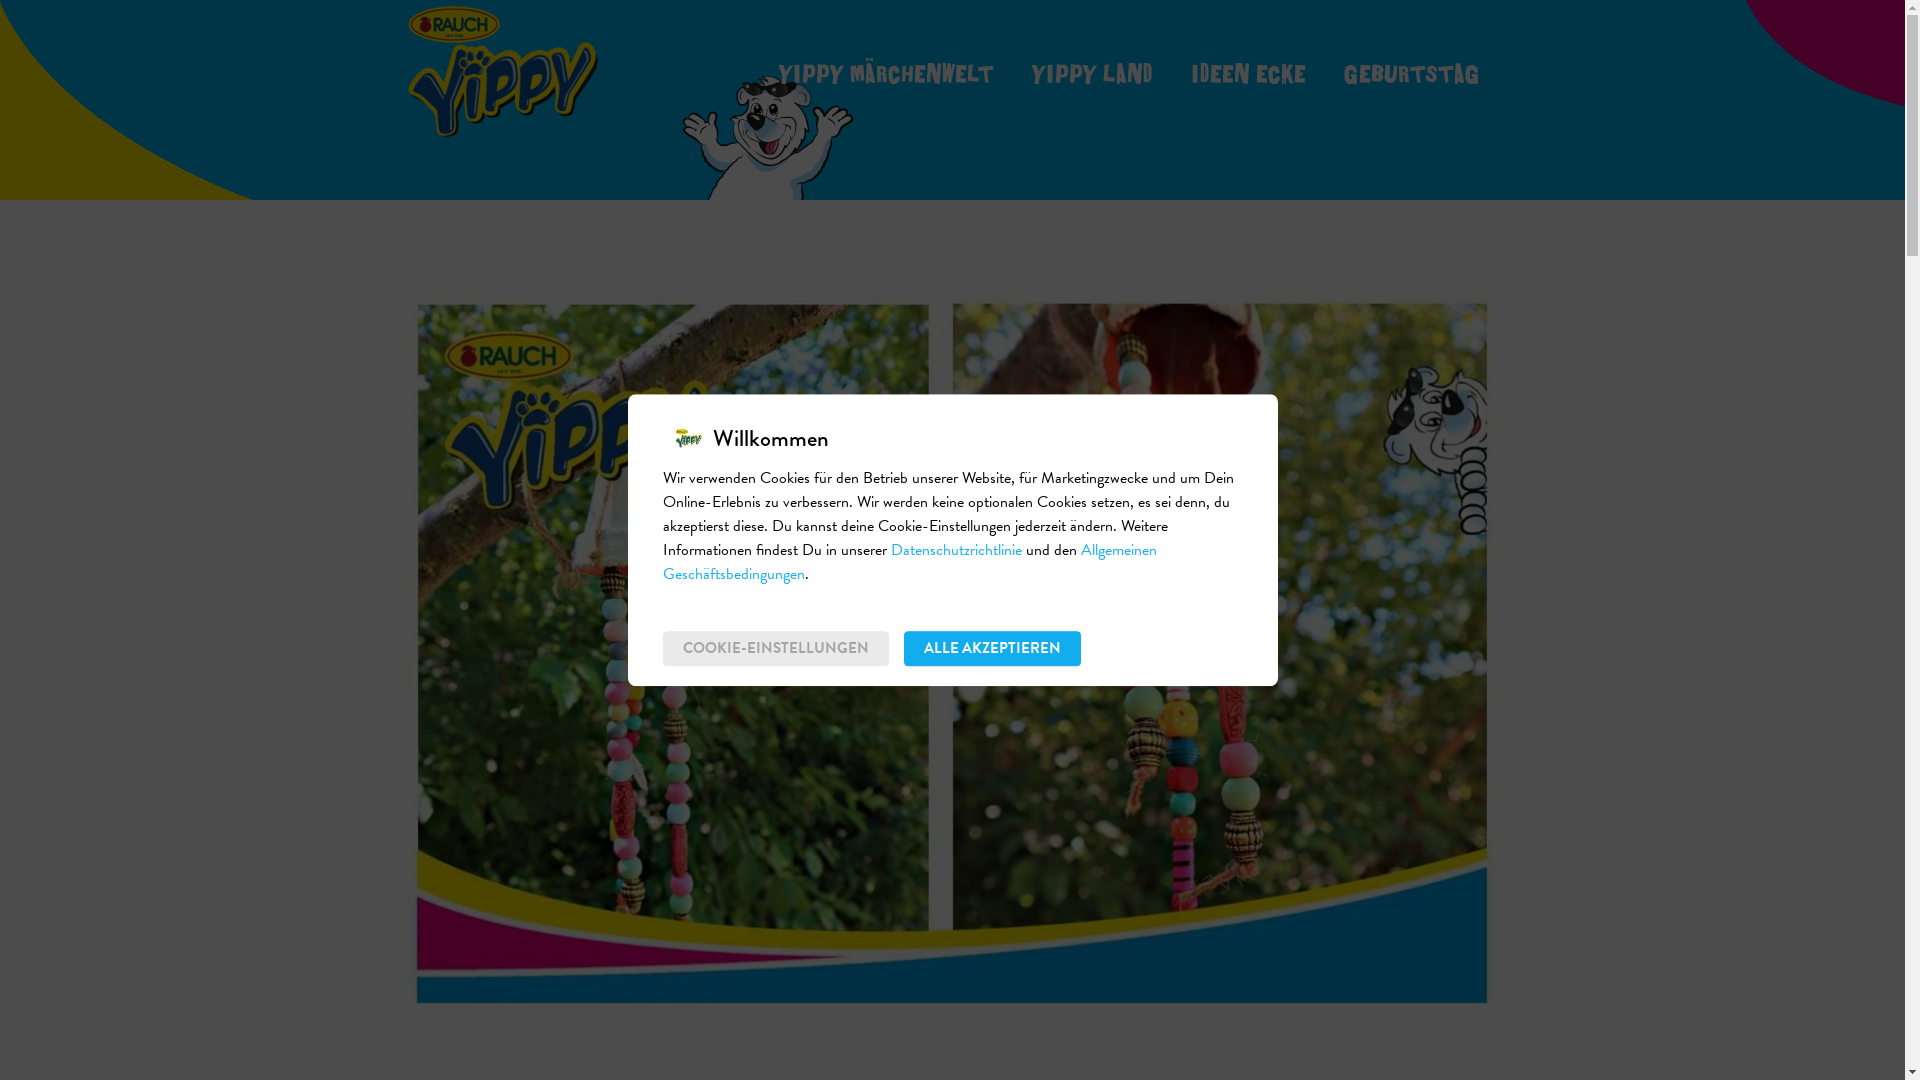 The height and width of the screenshot is (1080, 1920). Describe the element at coordinates (503, 70) in the screenshot. I see `'Home'` at that location.